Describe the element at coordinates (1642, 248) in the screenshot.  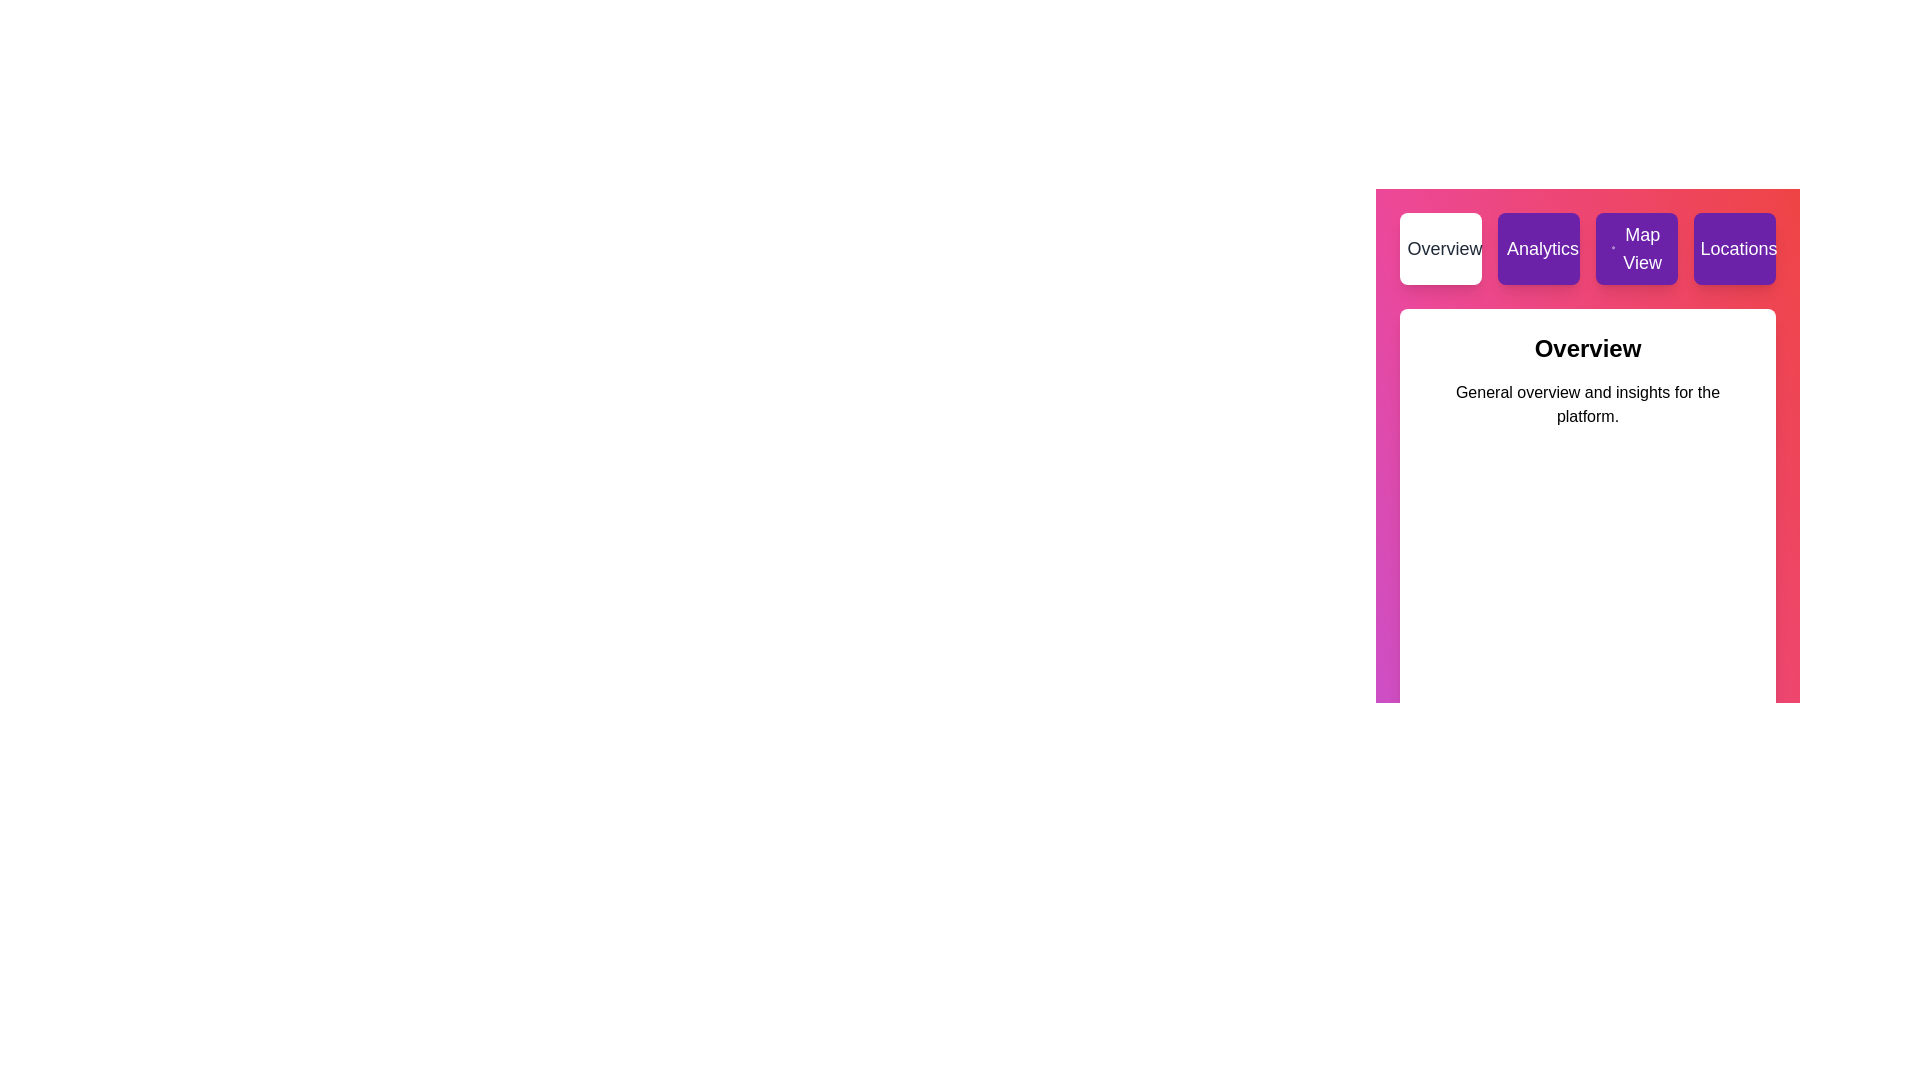
I see `text content of the 'Map View' label, which is part of a horizontally aligned menu with a purple background and rounded corners` at that location.